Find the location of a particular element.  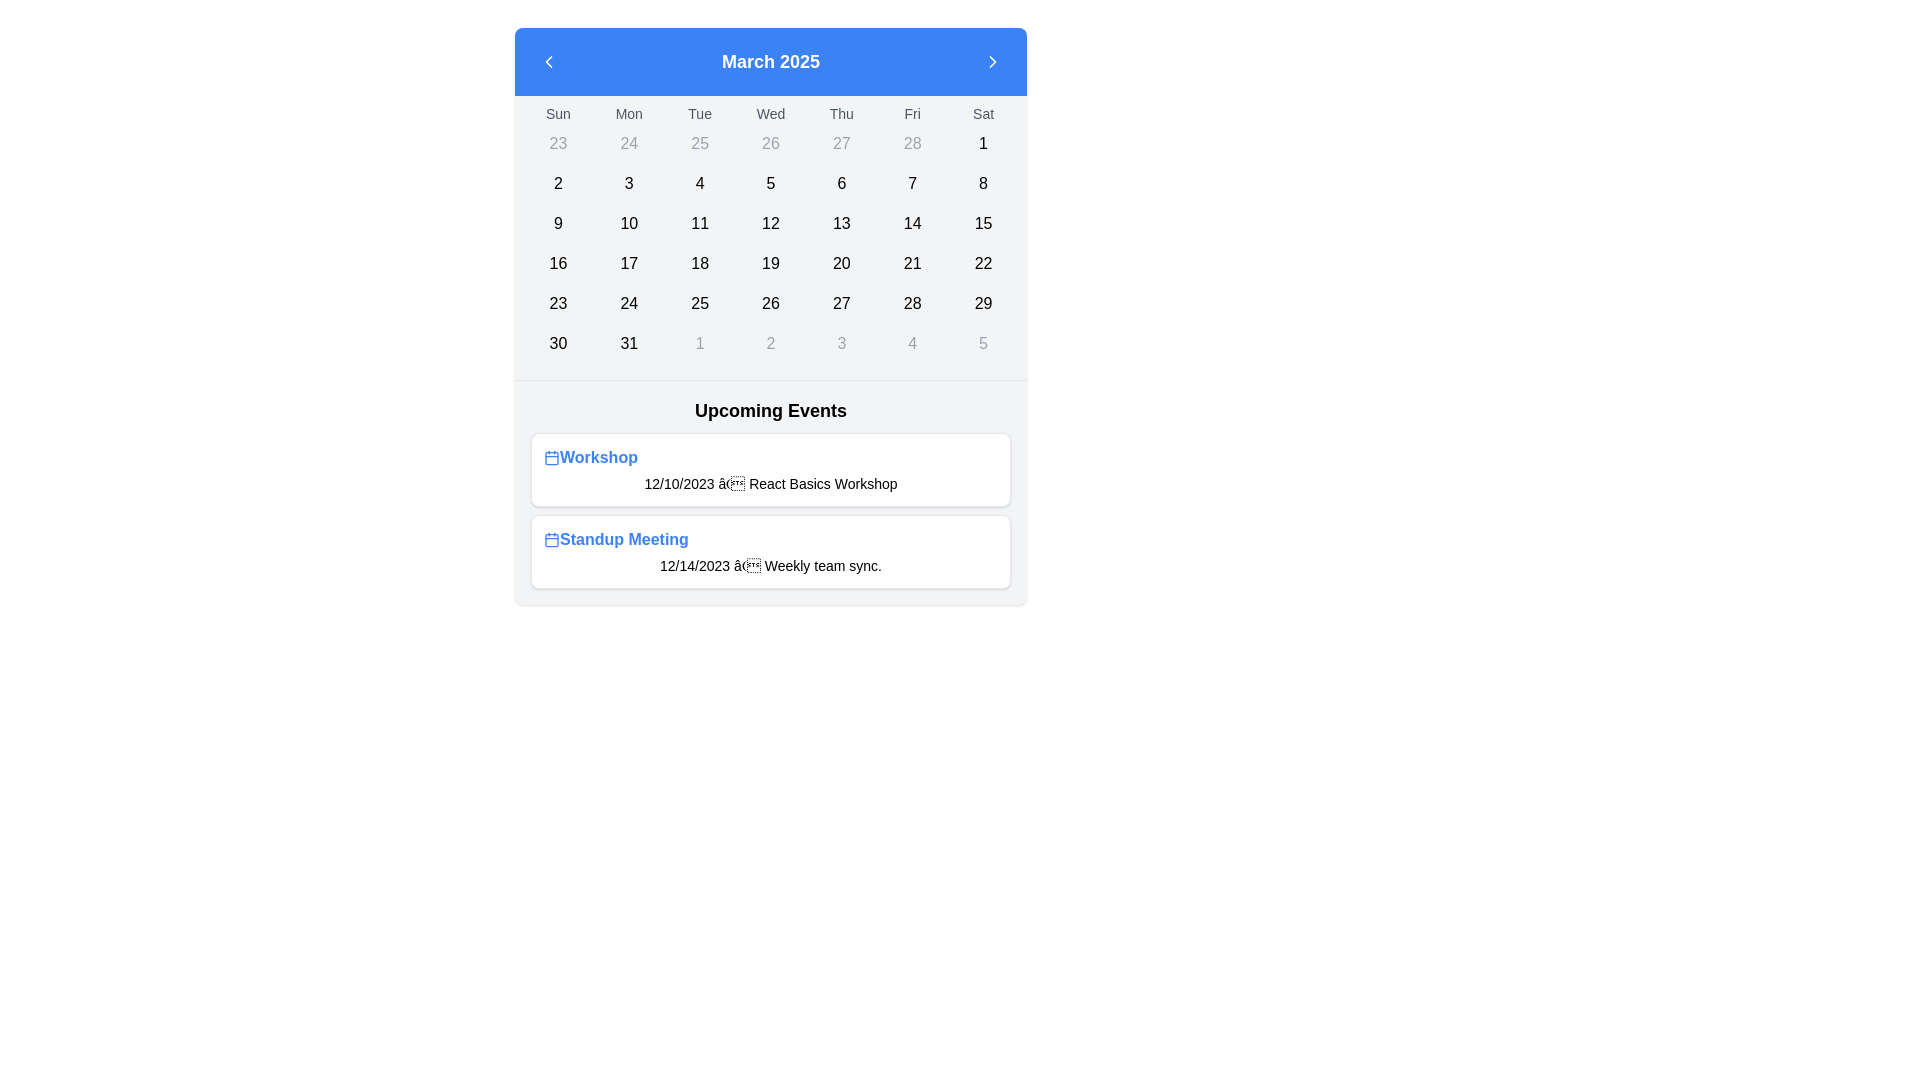

the calendar event icon located to the left of the 'Workshop' text, which serves as a visual indicator for the event is located at coordinates (552, 458).